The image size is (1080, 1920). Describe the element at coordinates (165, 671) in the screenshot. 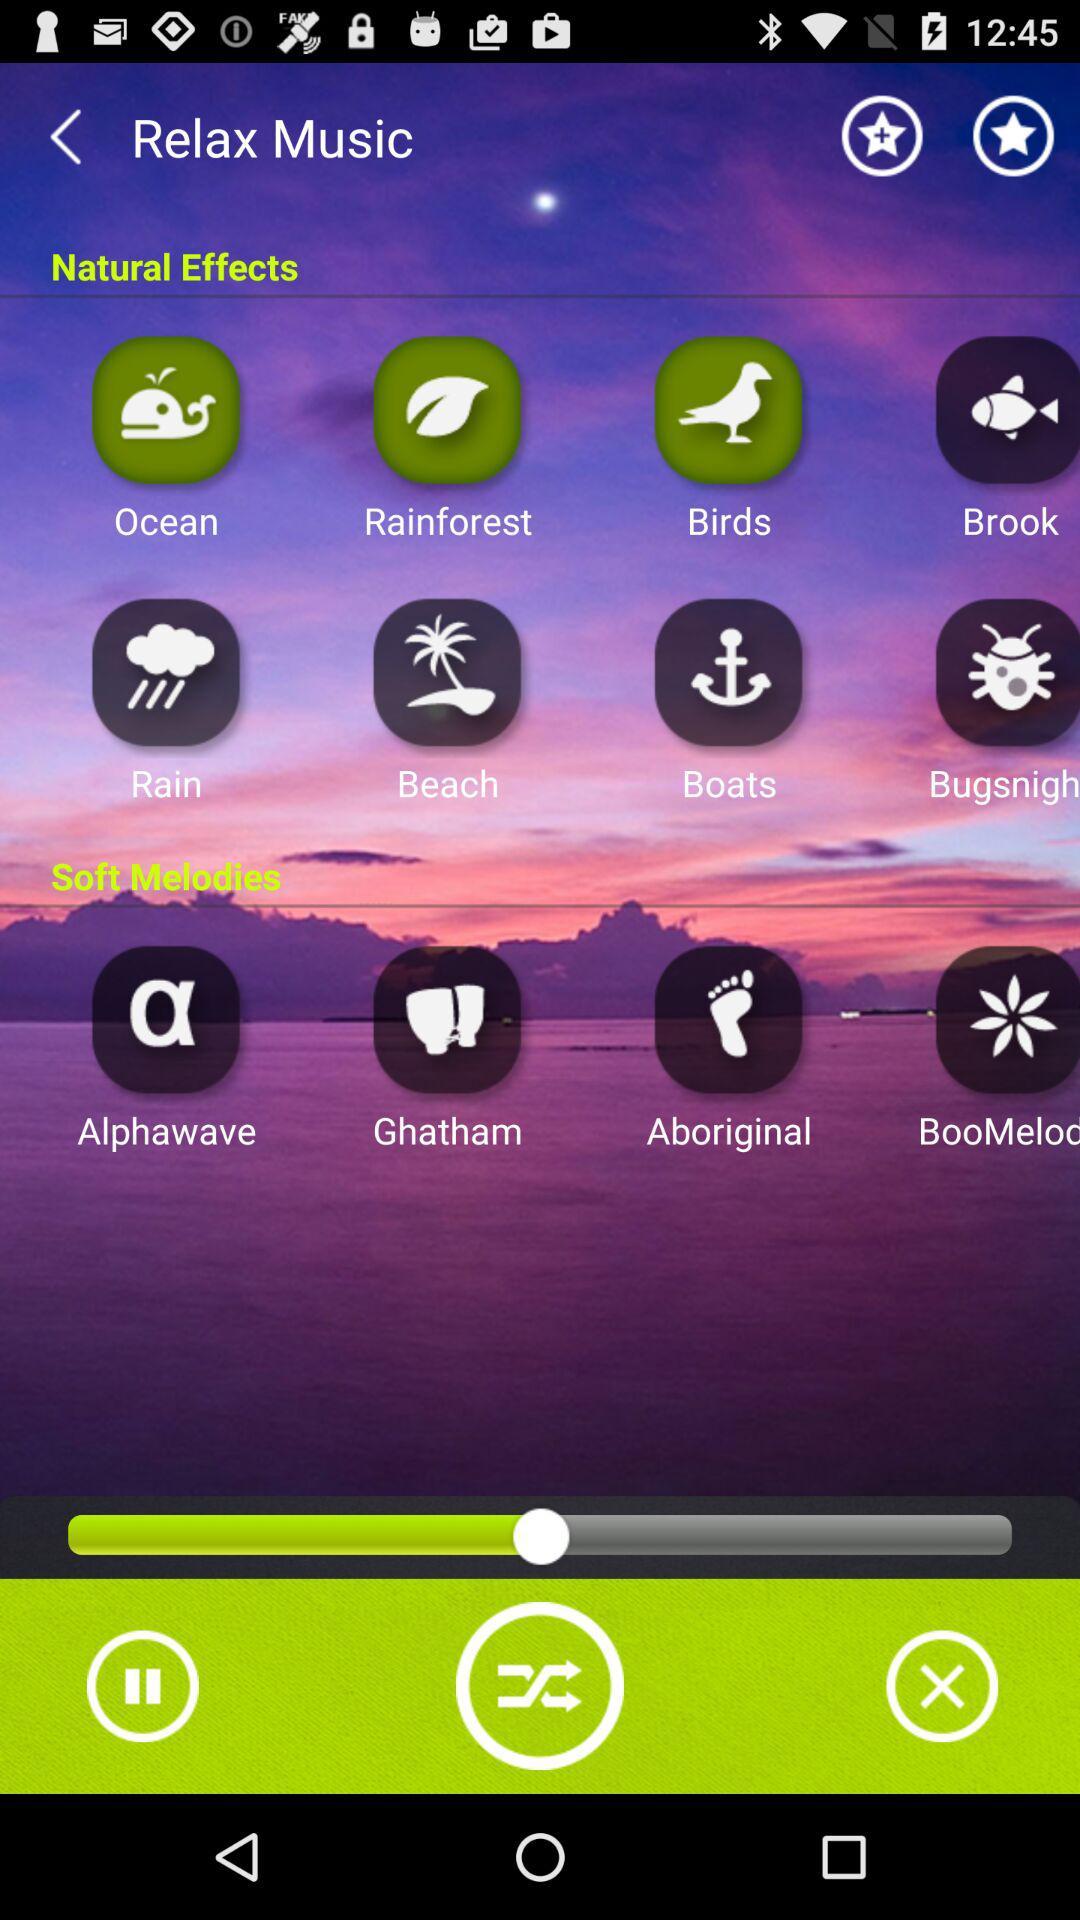

I see `open app` at that location.